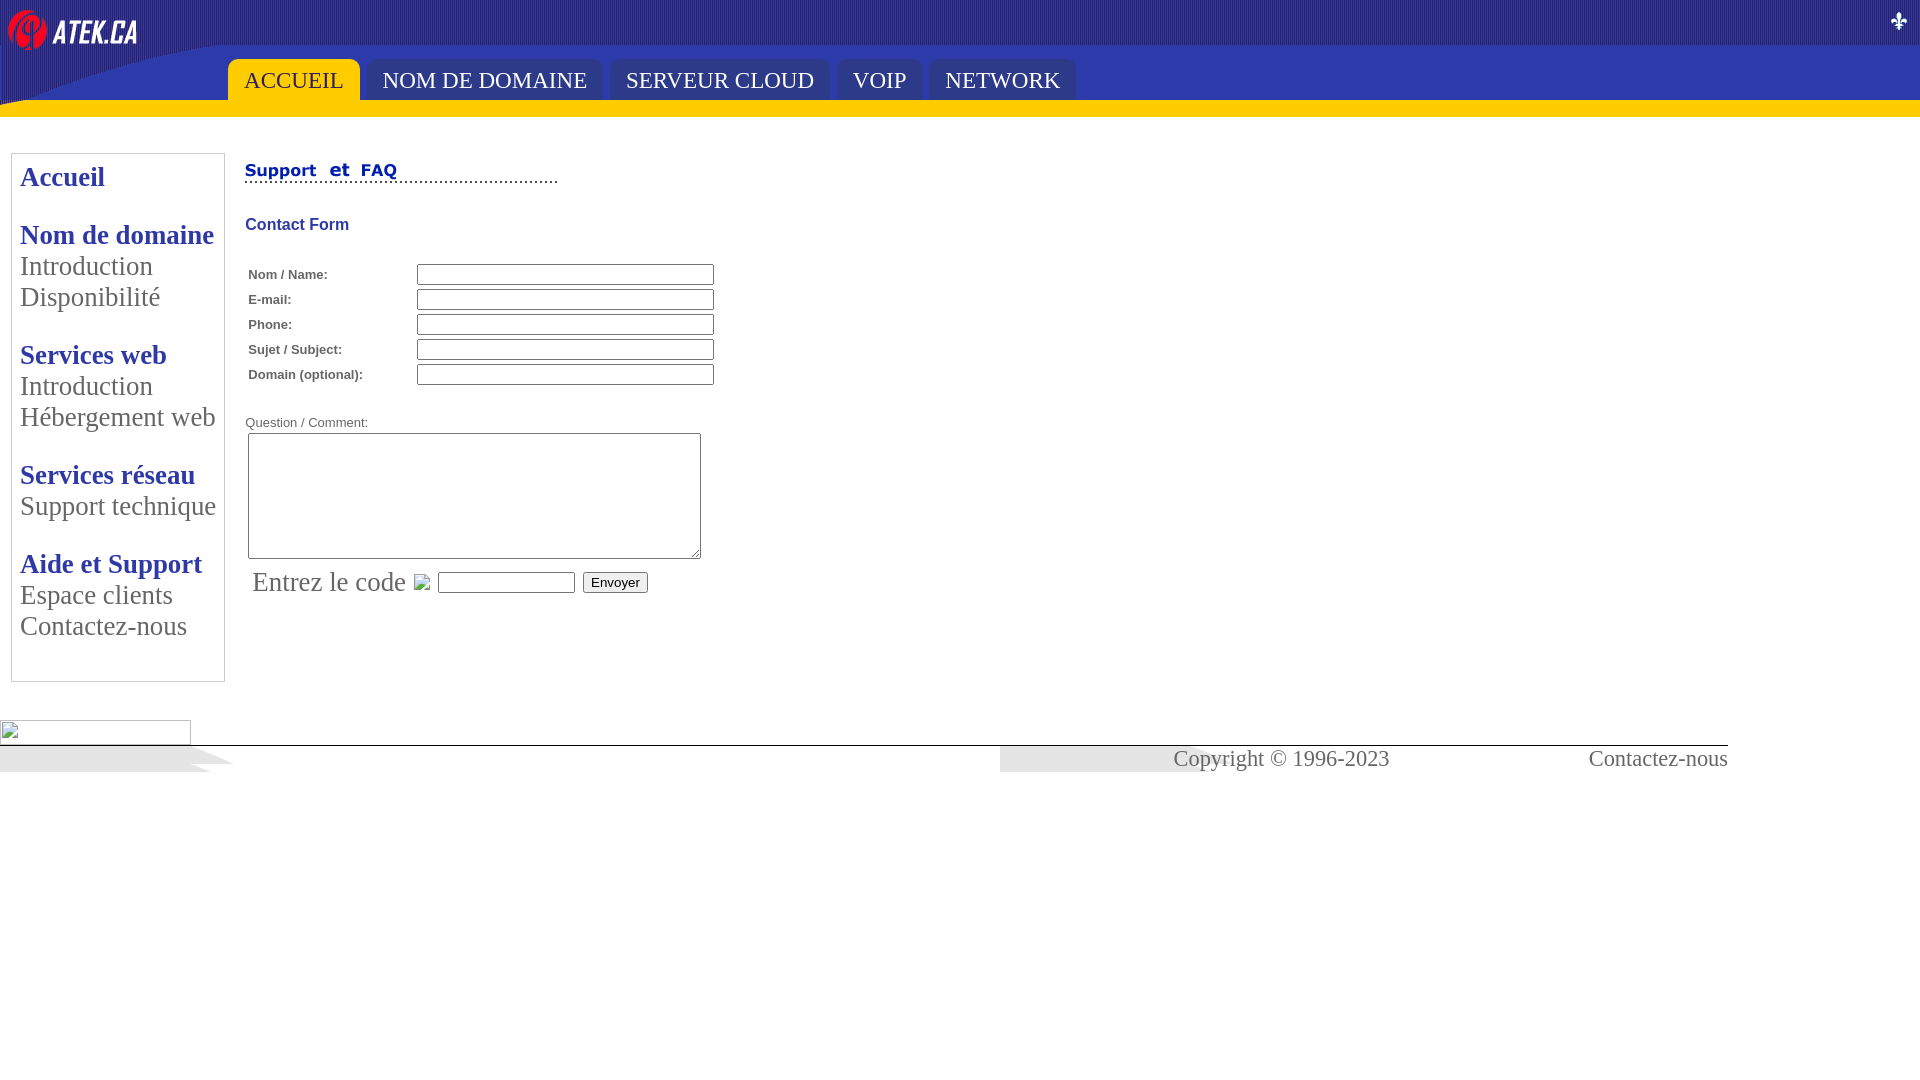 The image size is (1920, 1080). What do you see at coordinates (62, 176) in the screenshot?
I see `'Accueil'` at bounding box center [62, 176].